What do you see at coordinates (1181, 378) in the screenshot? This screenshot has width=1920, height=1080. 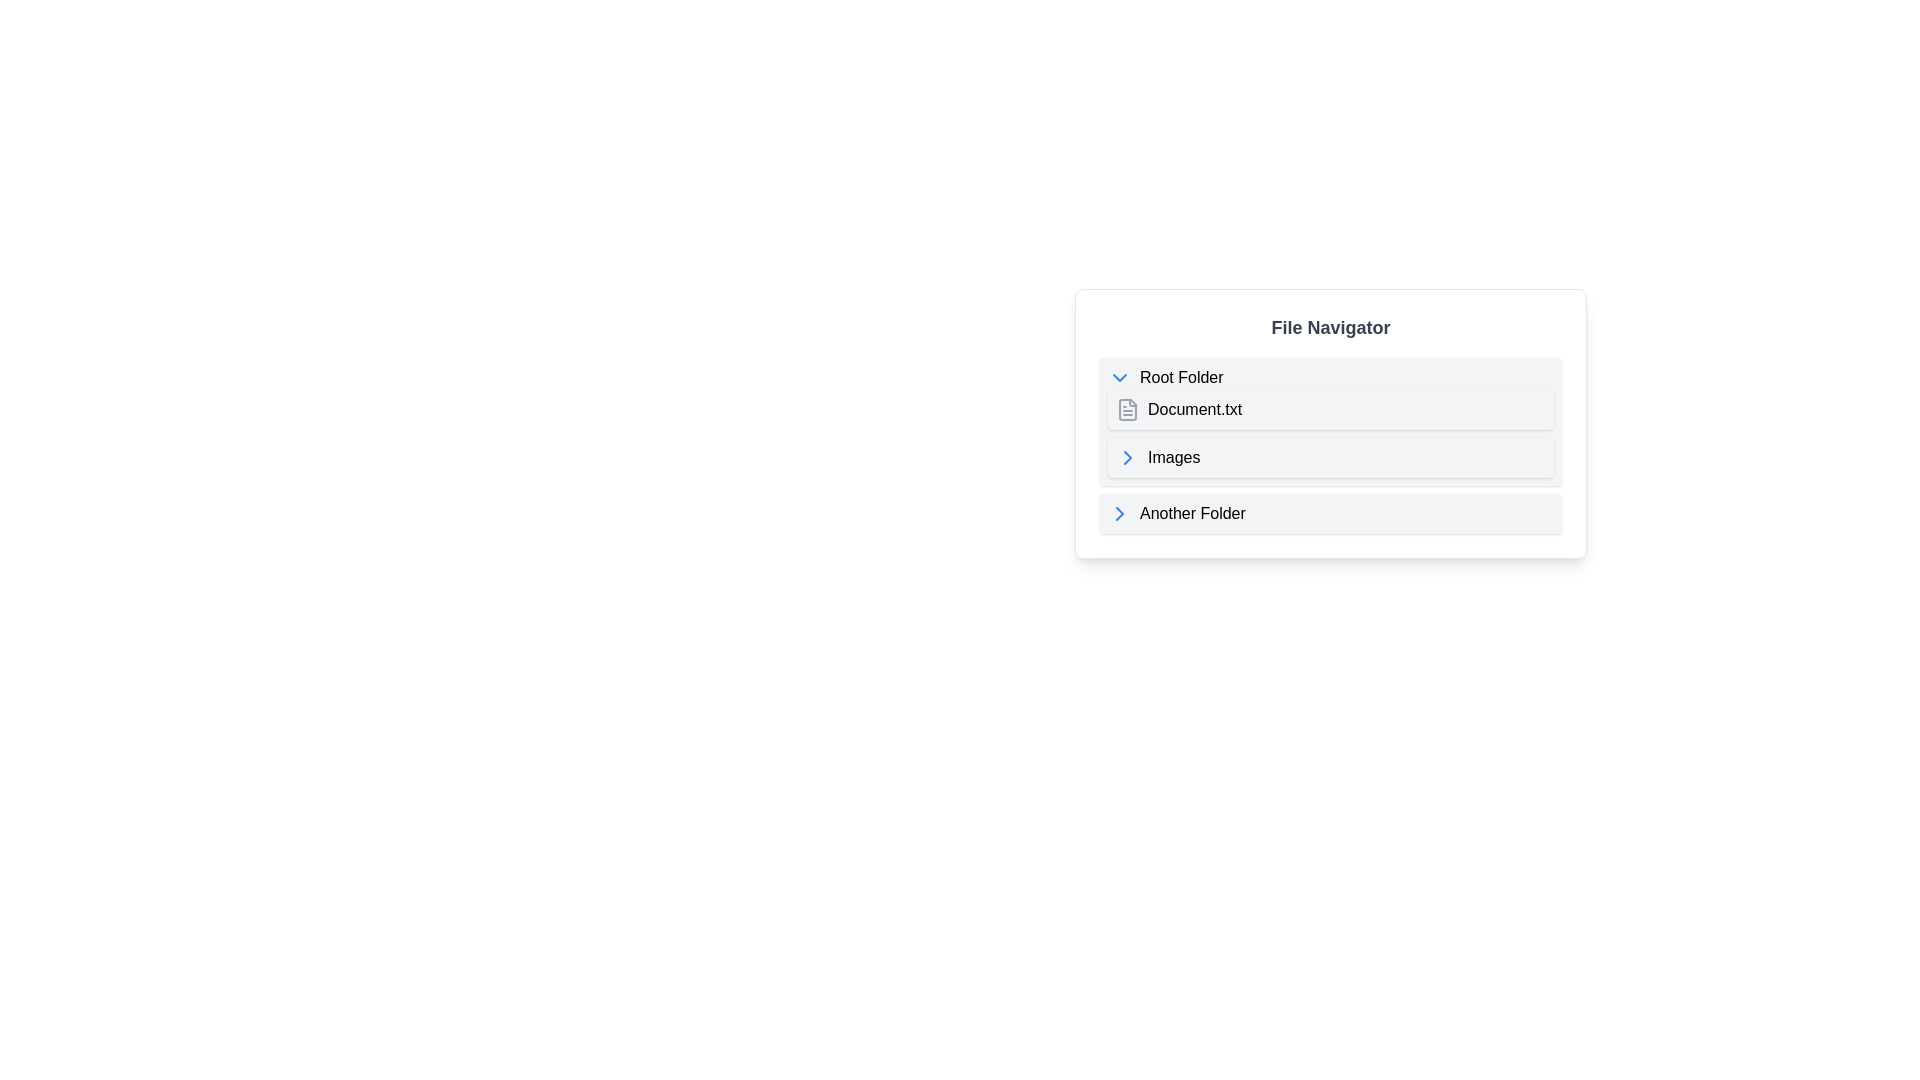 I see `the static text label that identifies the root directory` at bounding box center [1181, 378].